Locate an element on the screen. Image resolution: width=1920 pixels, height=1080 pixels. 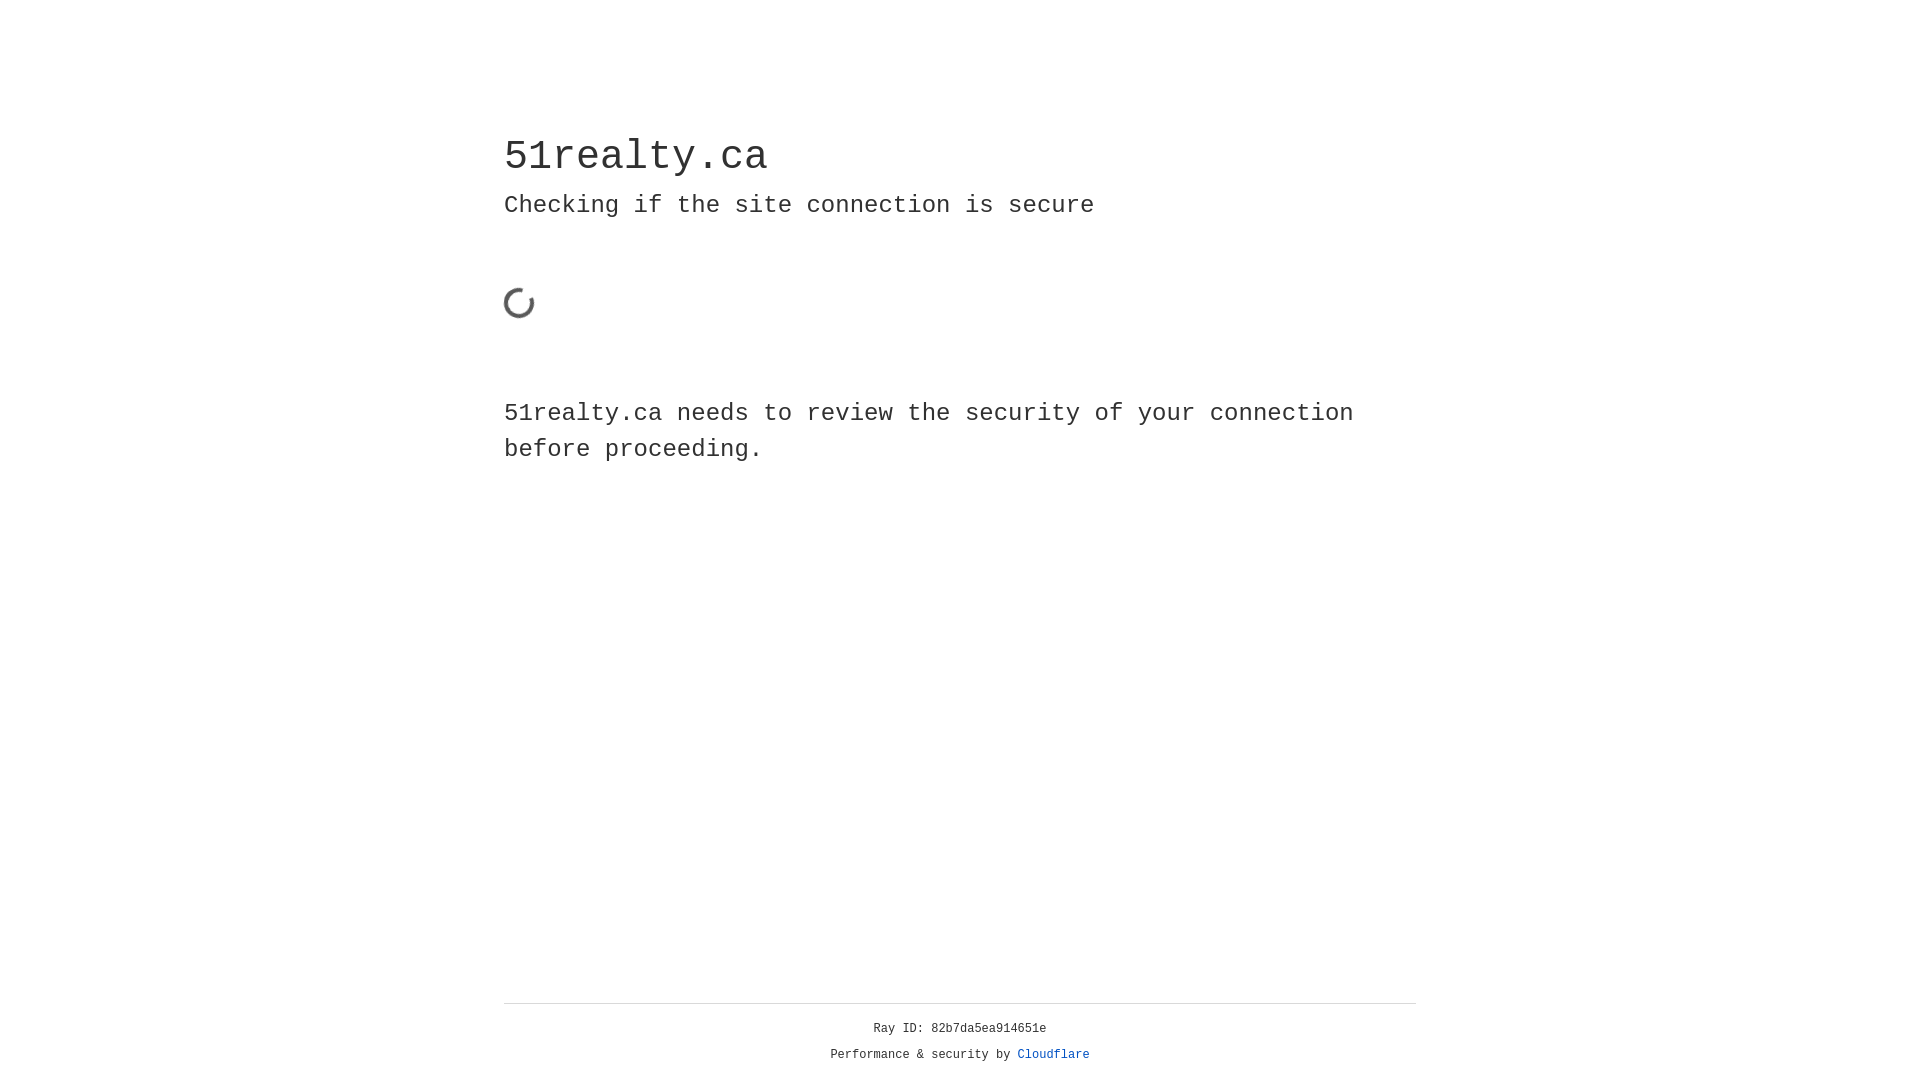
'Cloudflare' is located at coordinates (1053, 1054).